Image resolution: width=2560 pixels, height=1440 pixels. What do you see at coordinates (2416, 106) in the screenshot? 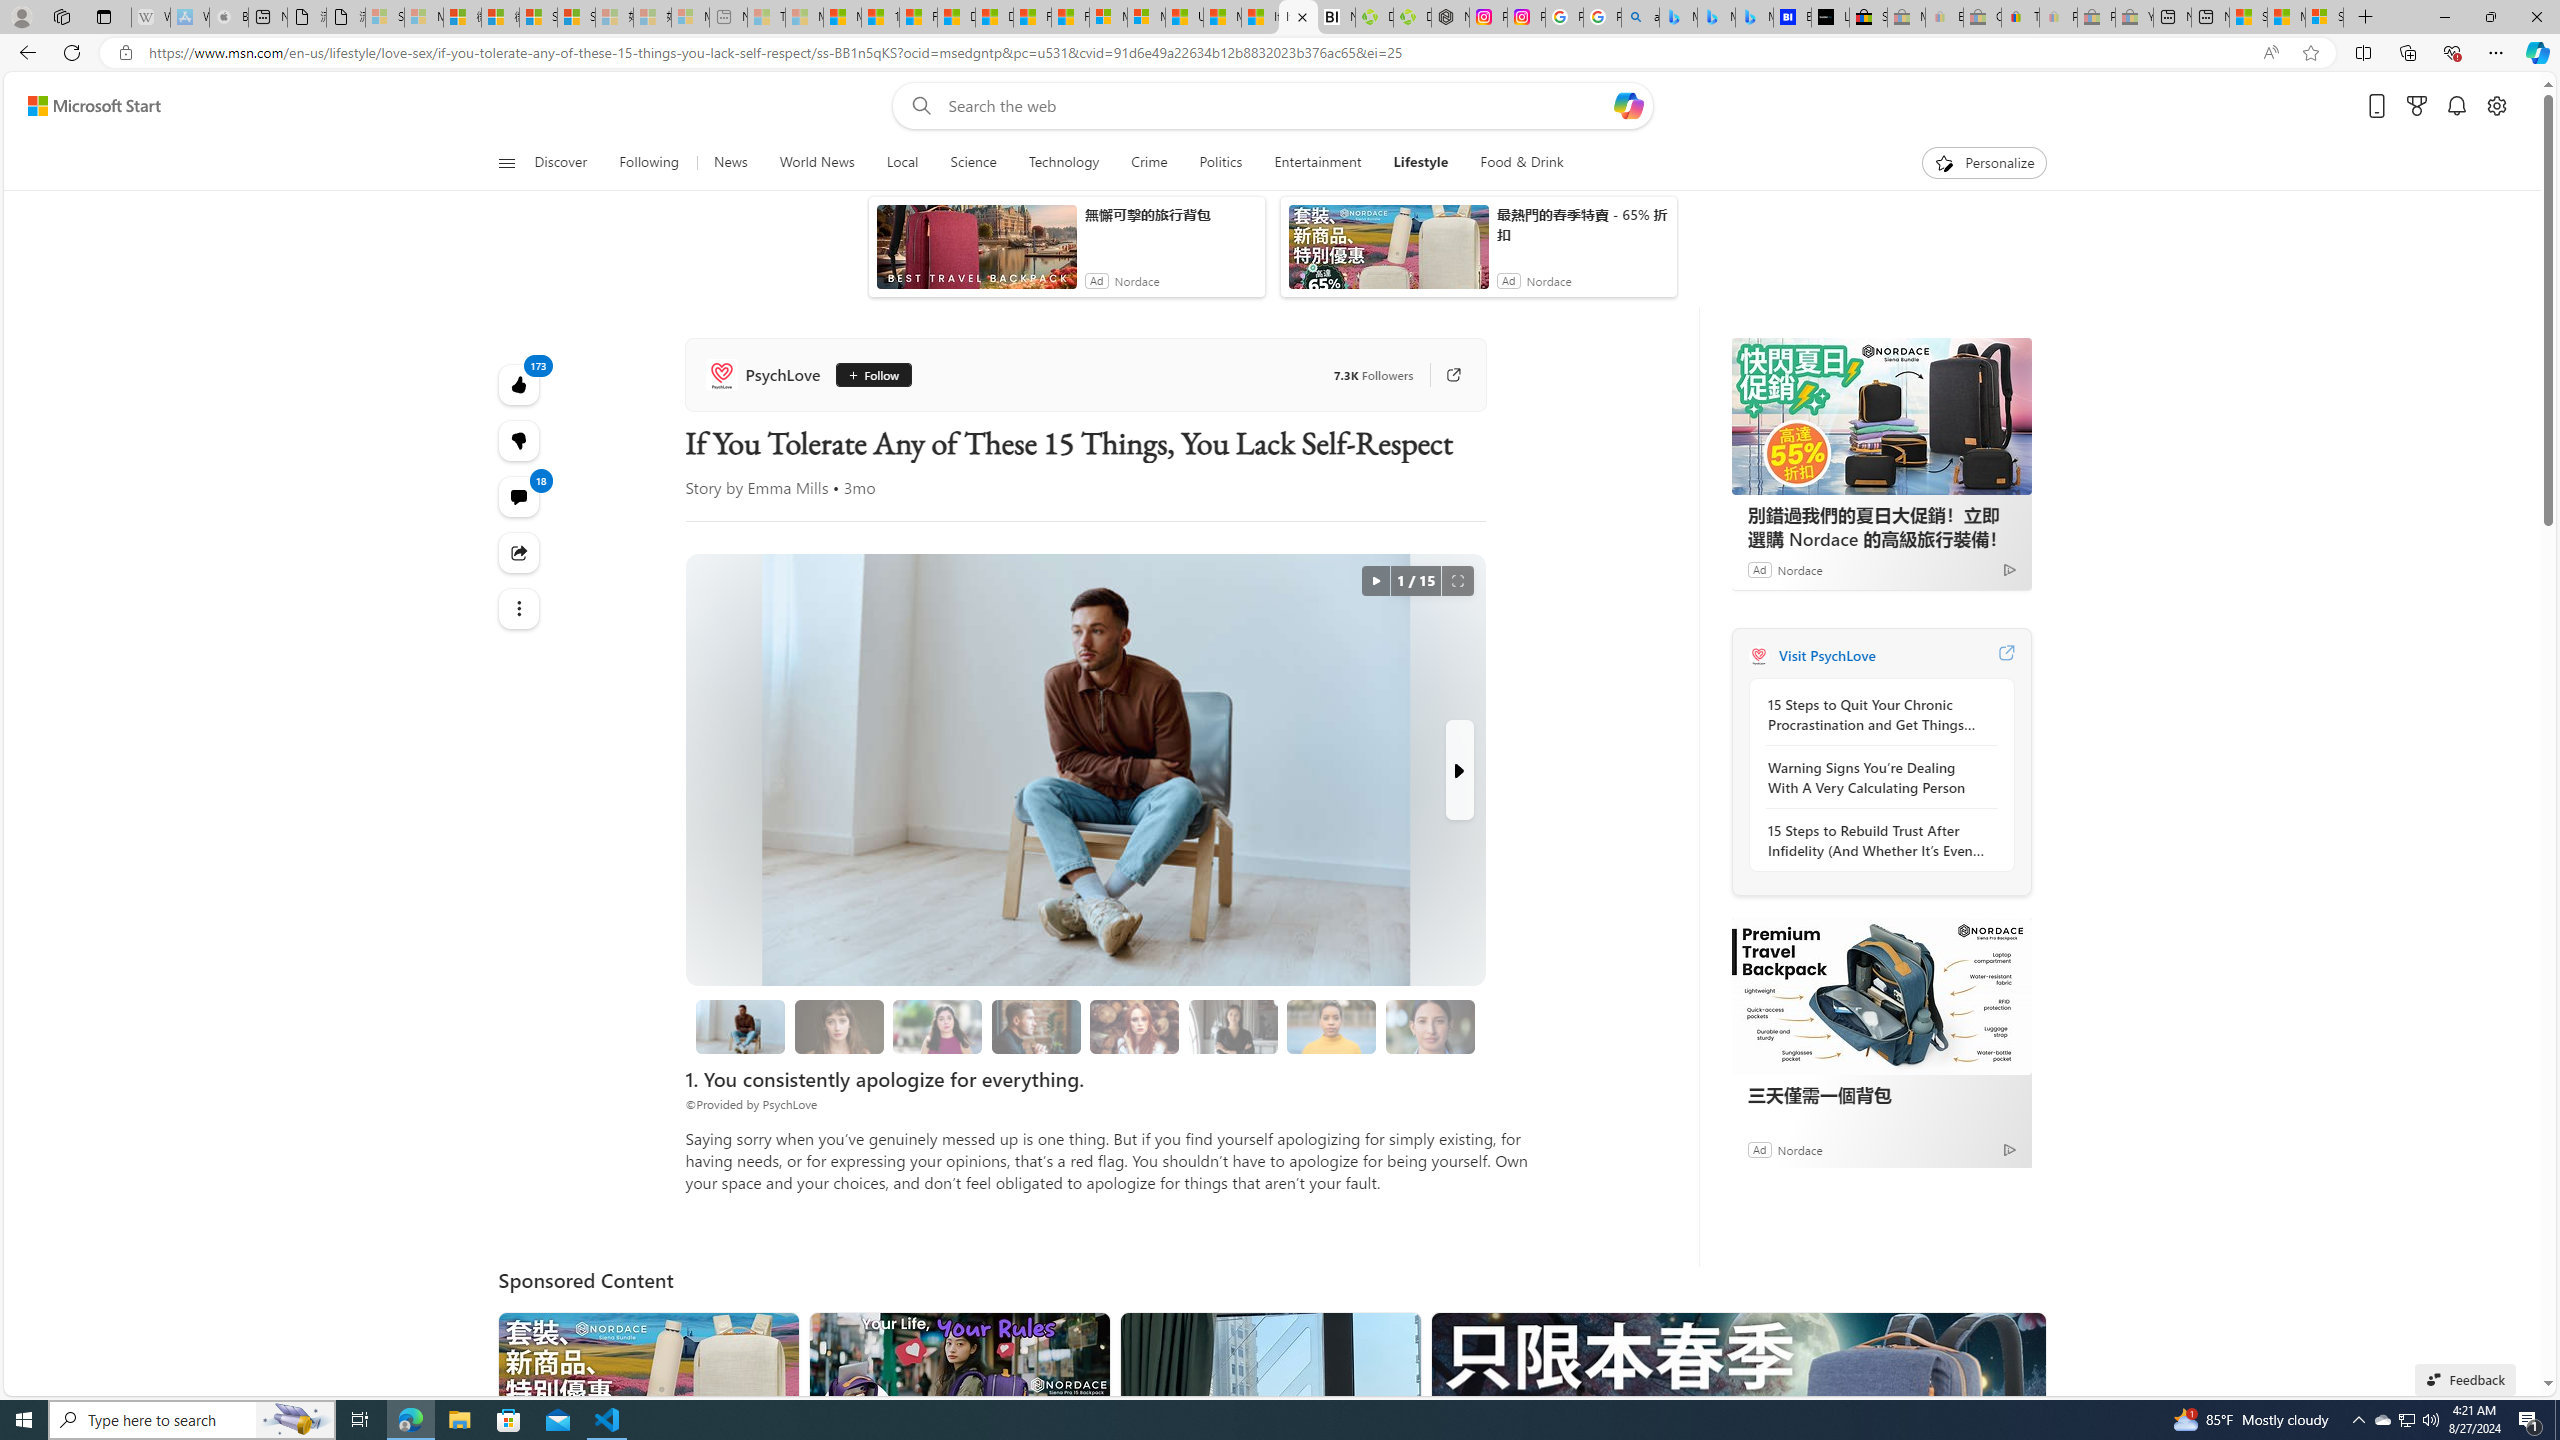
I see `'Microsoft rewards'` at bounding box center [2416, 106].